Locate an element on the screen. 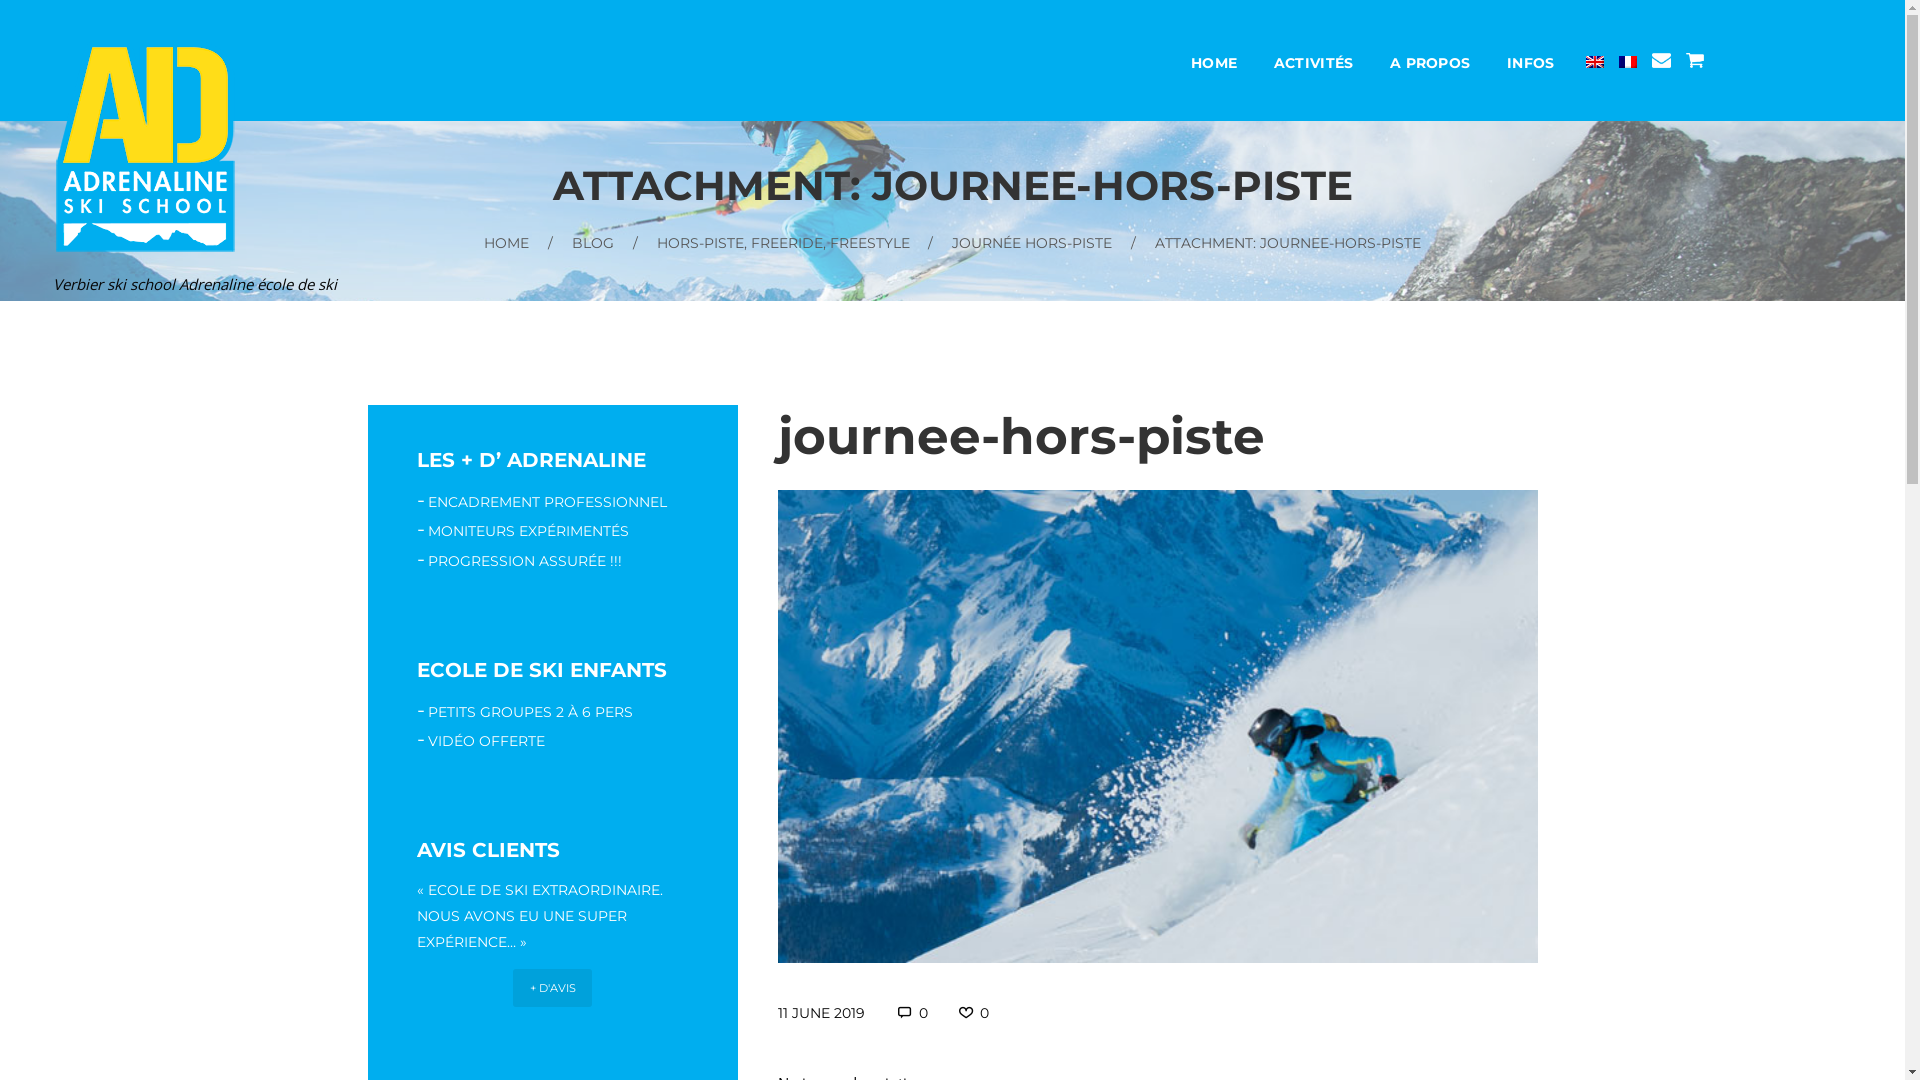 This screenshot has height=1080, width=1920. 'A PROPOS' is located at coordinates (1371, 65).